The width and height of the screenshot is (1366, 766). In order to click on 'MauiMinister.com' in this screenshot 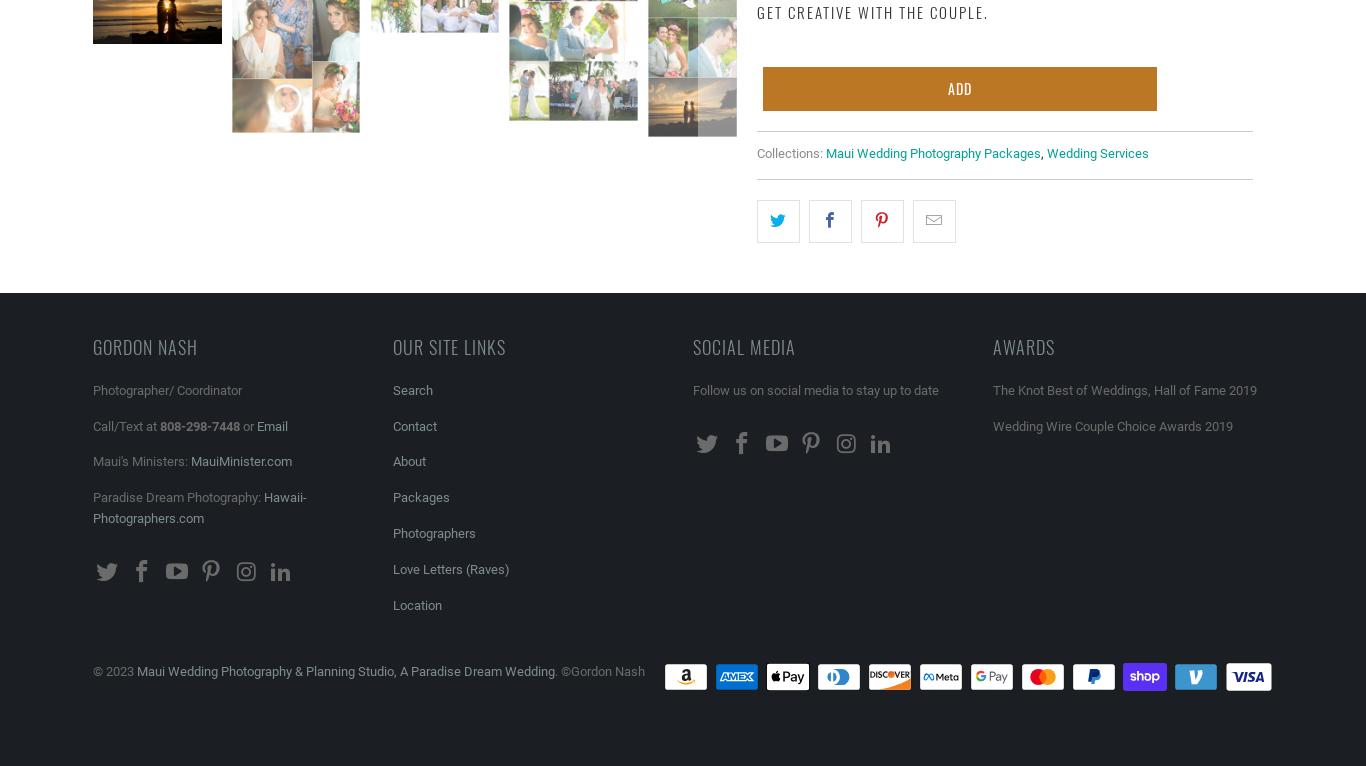, I will do `click(241, 460)`.